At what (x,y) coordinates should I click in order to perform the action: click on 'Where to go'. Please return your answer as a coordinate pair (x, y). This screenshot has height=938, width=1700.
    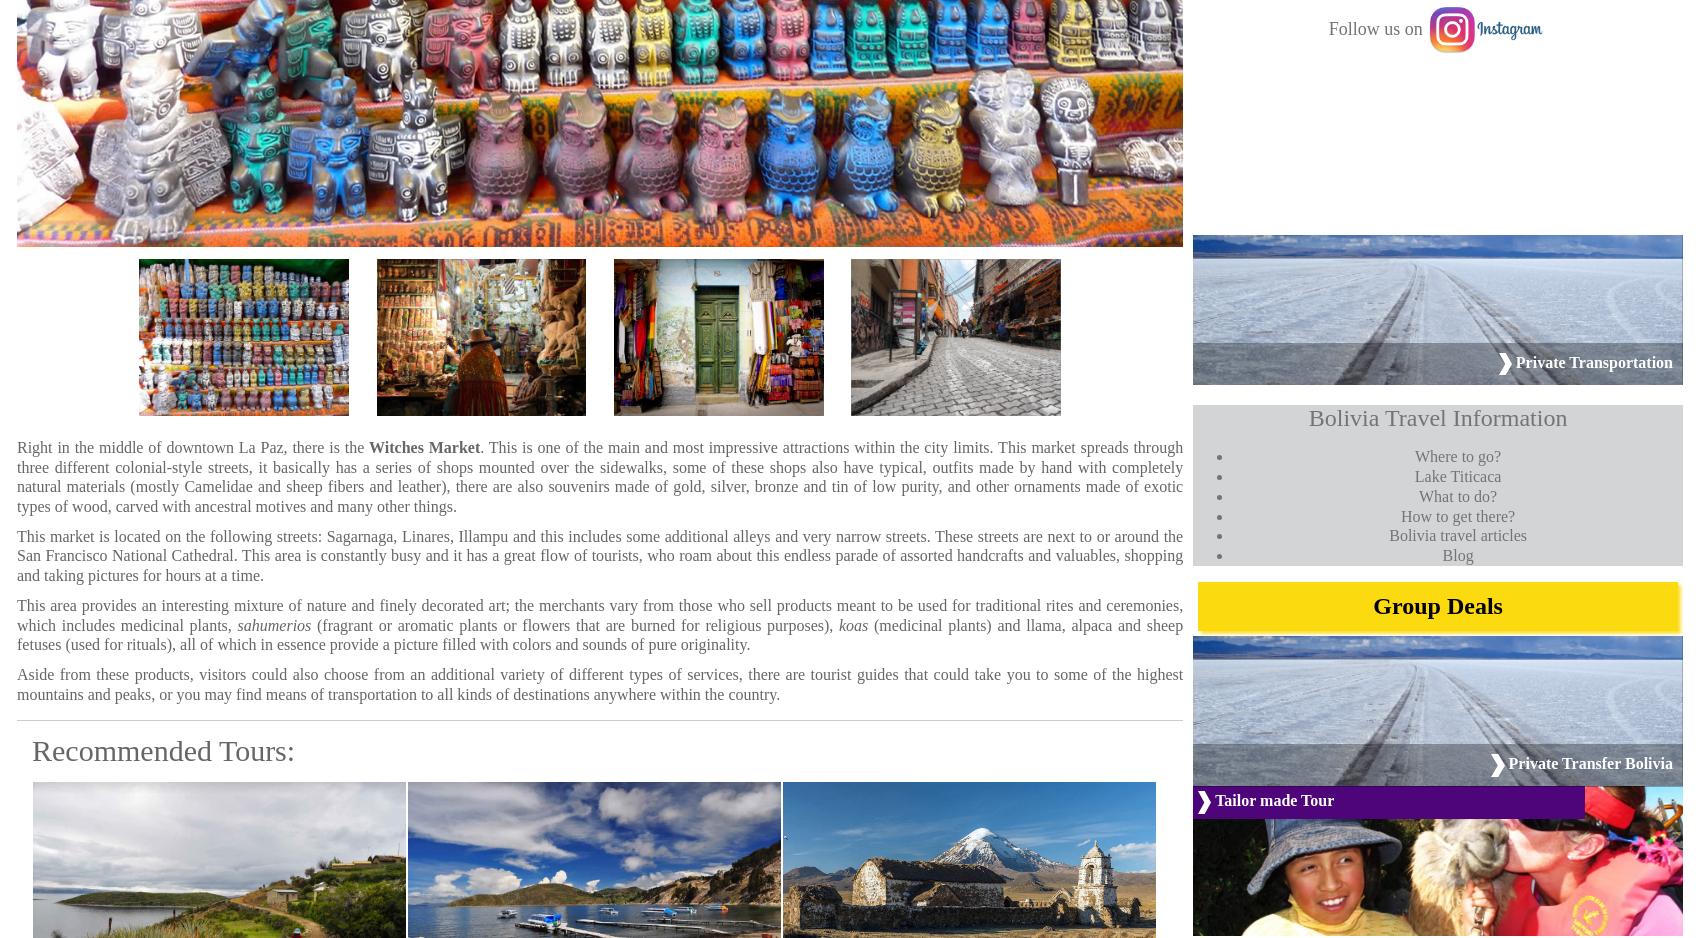
    Looking at the image, I should click on (1453, 455).